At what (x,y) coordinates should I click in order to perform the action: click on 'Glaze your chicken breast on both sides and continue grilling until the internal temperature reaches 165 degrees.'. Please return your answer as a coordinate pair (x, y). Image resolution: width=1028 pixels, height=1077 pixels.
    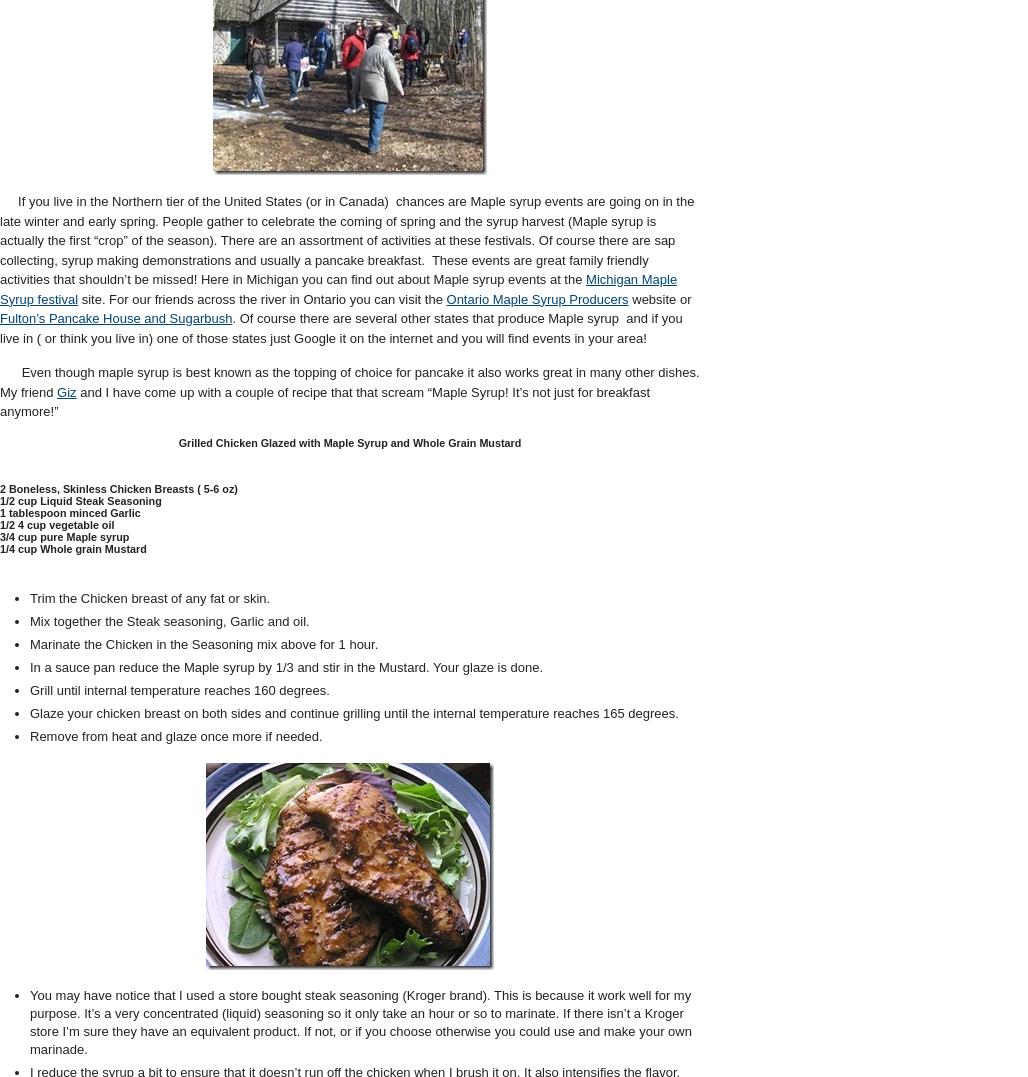
    Looking at the image, I should click on (353, 712).